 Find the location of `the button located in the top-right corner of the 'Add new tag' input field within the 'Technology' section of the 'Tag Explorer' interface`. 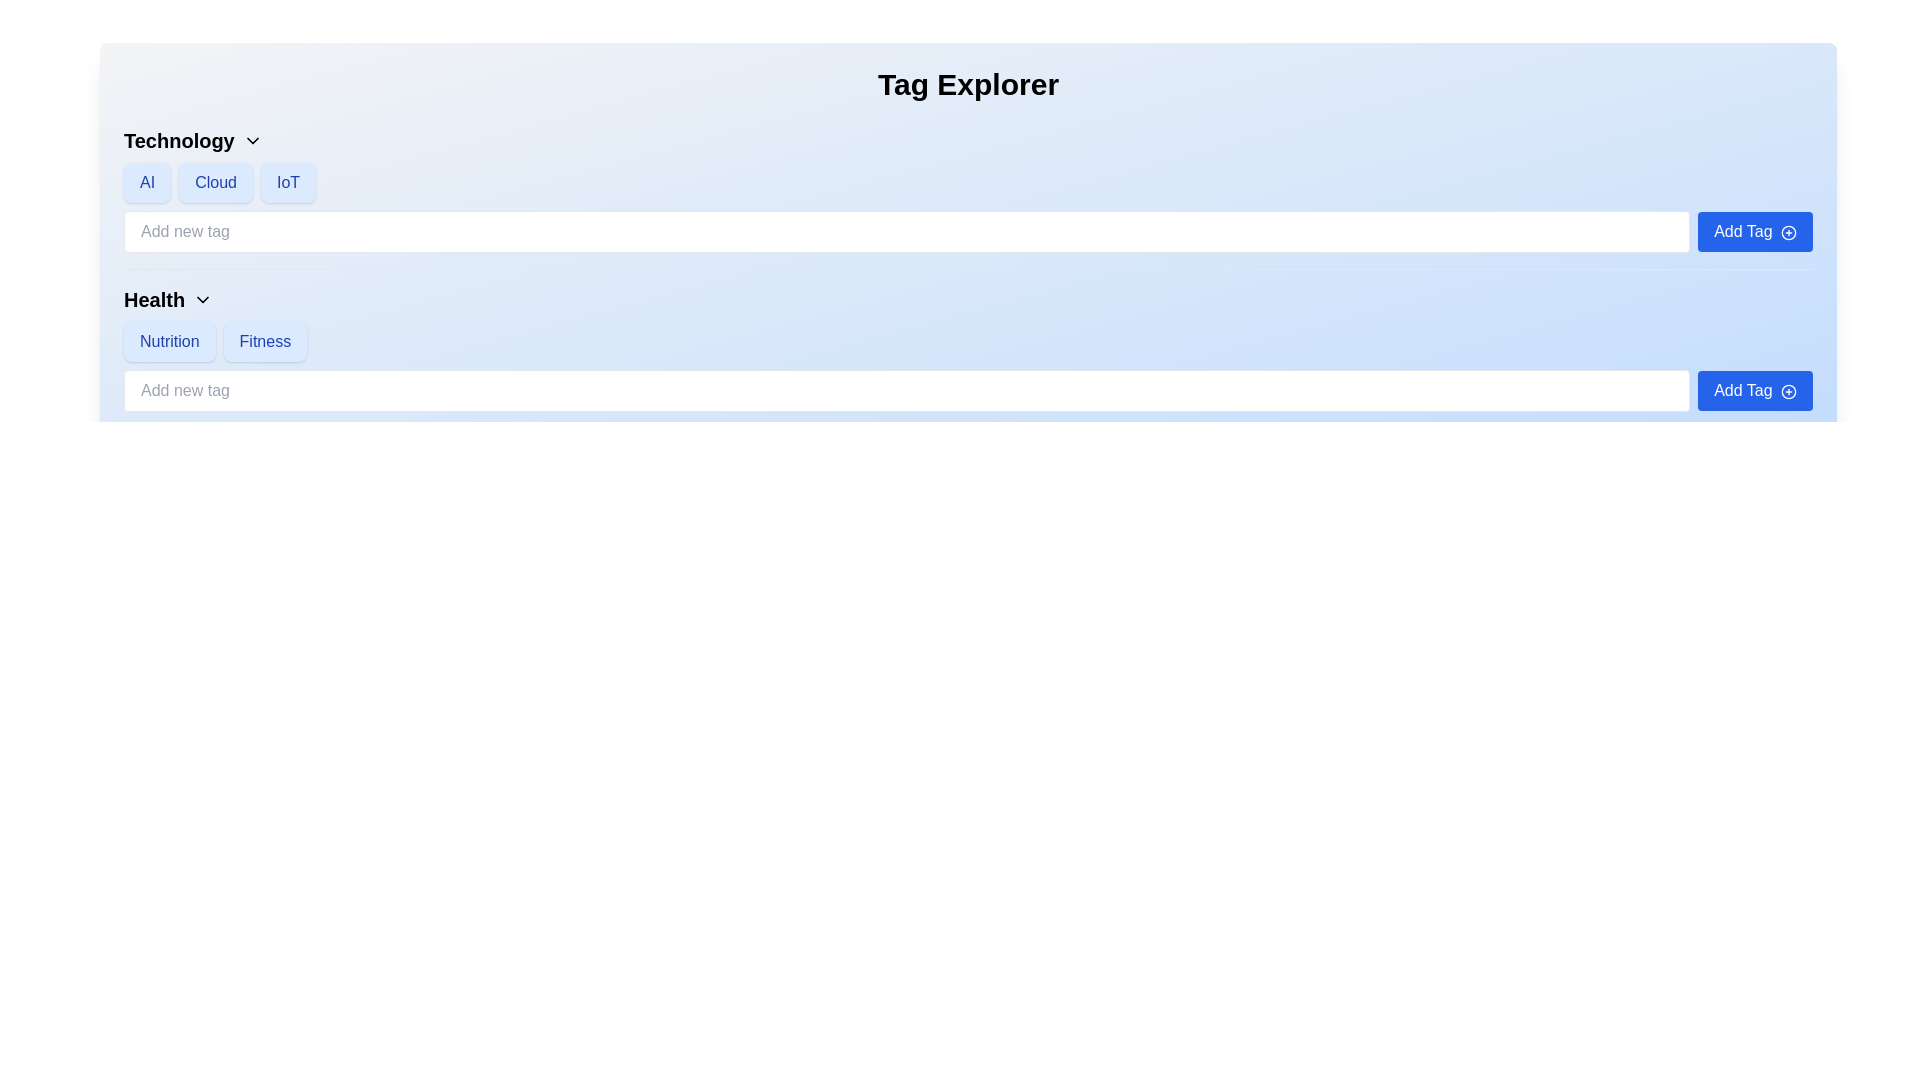

the button located in the top-right corner of the 'Add new tag' input field within the 'Technology' section of the 'Tag Explorer' interface is located at coordinates (1754, 230).